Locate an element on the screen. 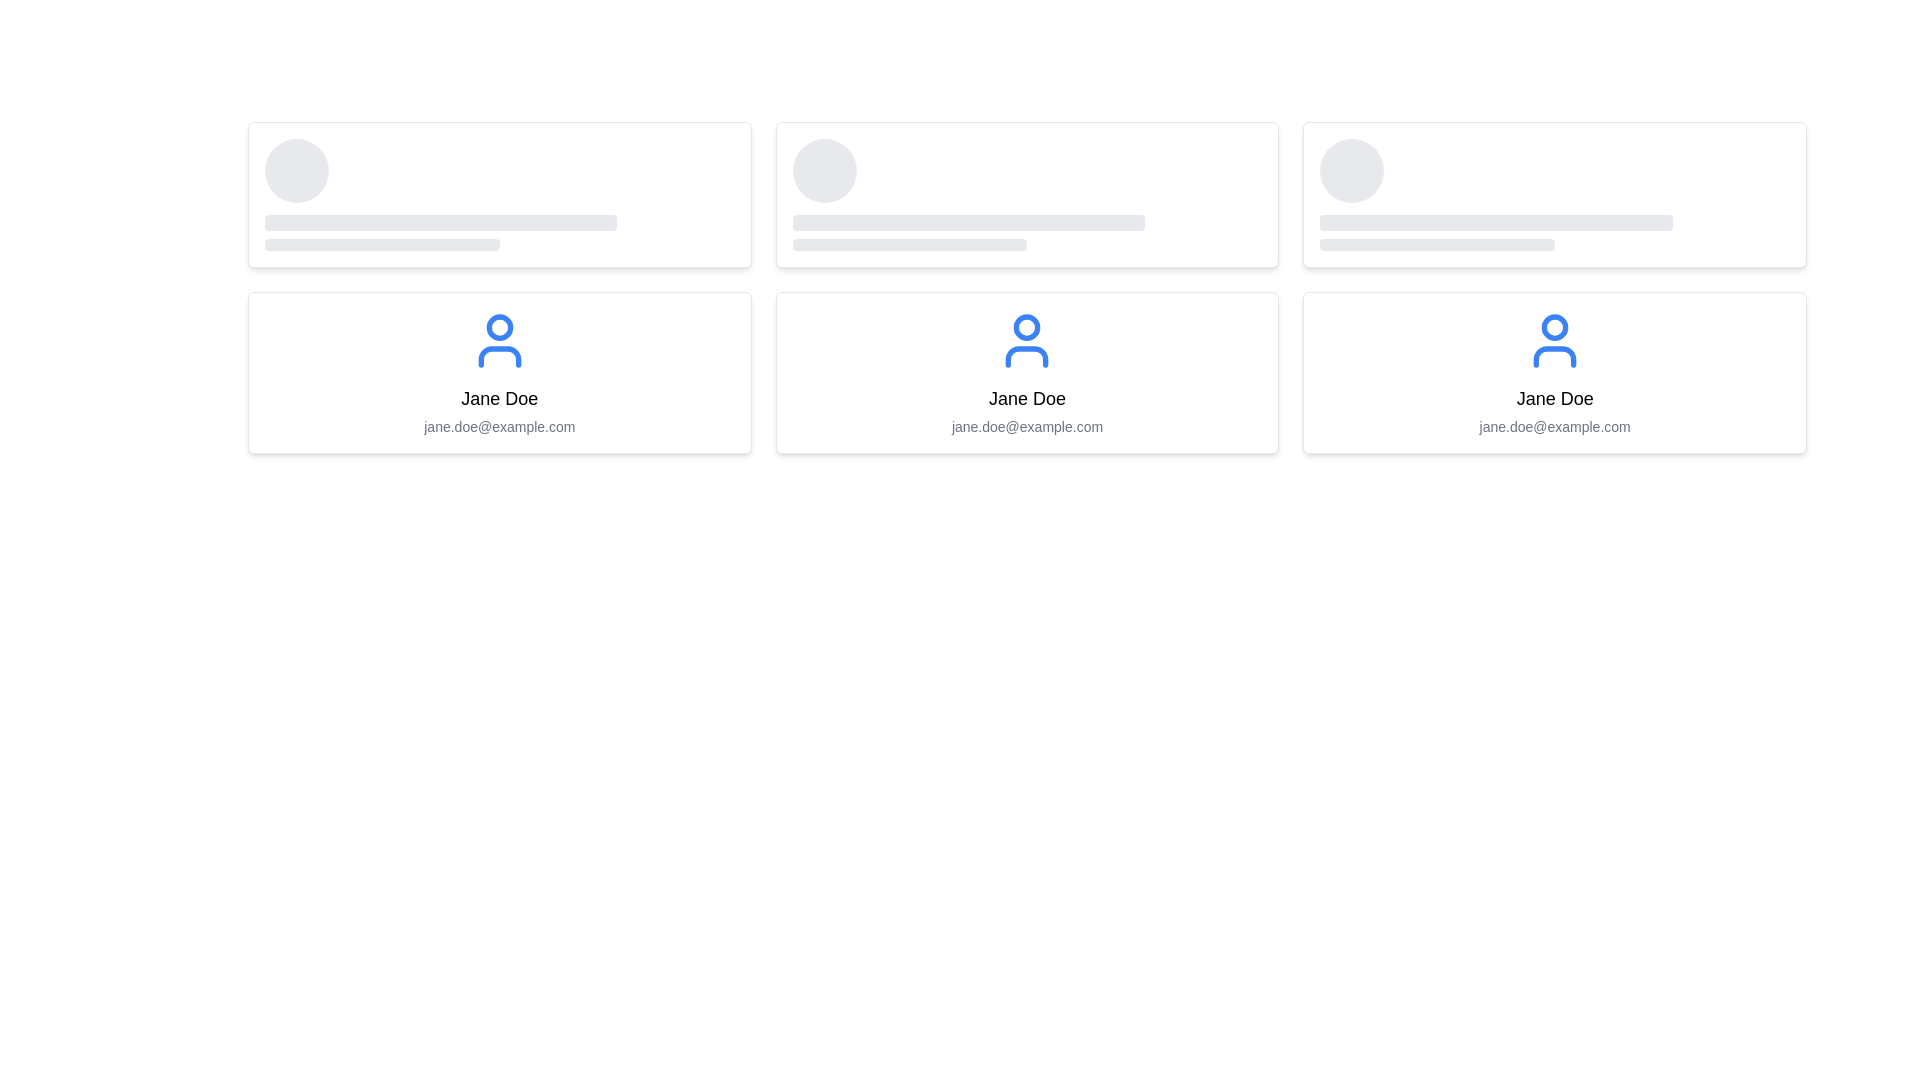  the decorative shape that forms the head of the user icon, which is located above the text 'Jane Doe' and is part of the user icon within the SVG image is located at coordinates (1027, 326).